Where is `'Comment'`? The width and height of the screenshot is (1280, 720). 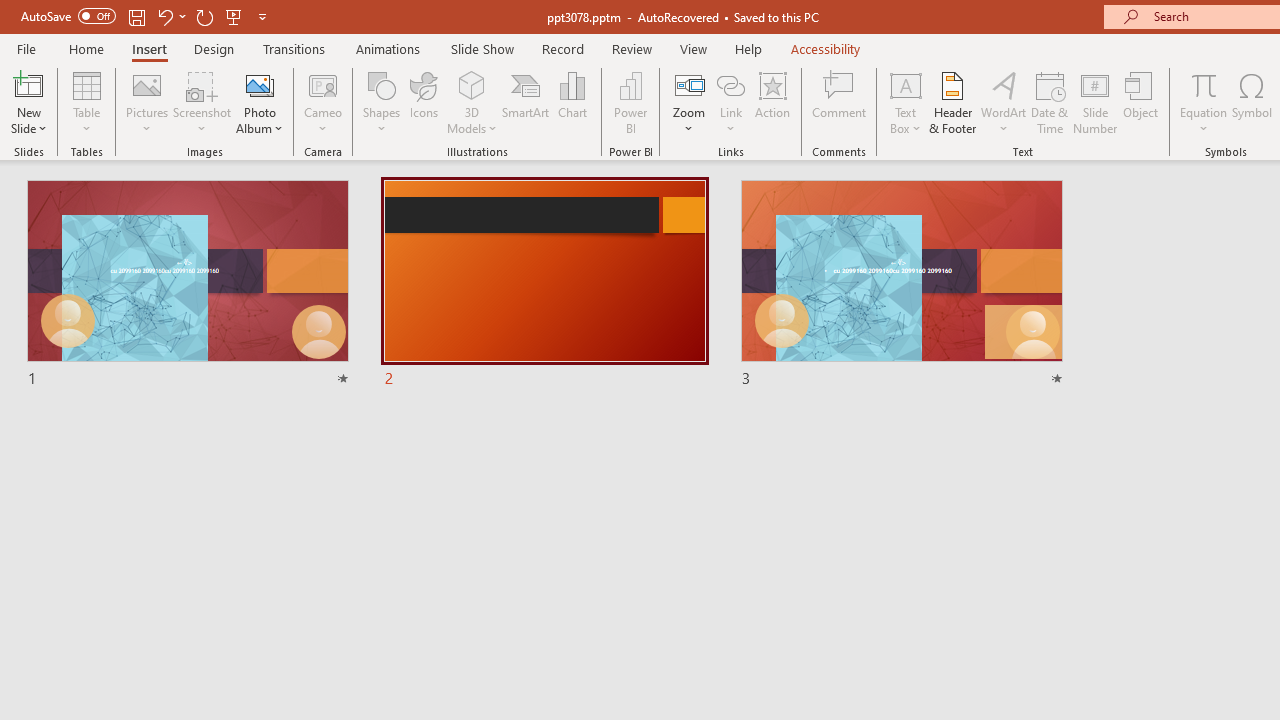 'Comment' is located at coordinates (839, 103).